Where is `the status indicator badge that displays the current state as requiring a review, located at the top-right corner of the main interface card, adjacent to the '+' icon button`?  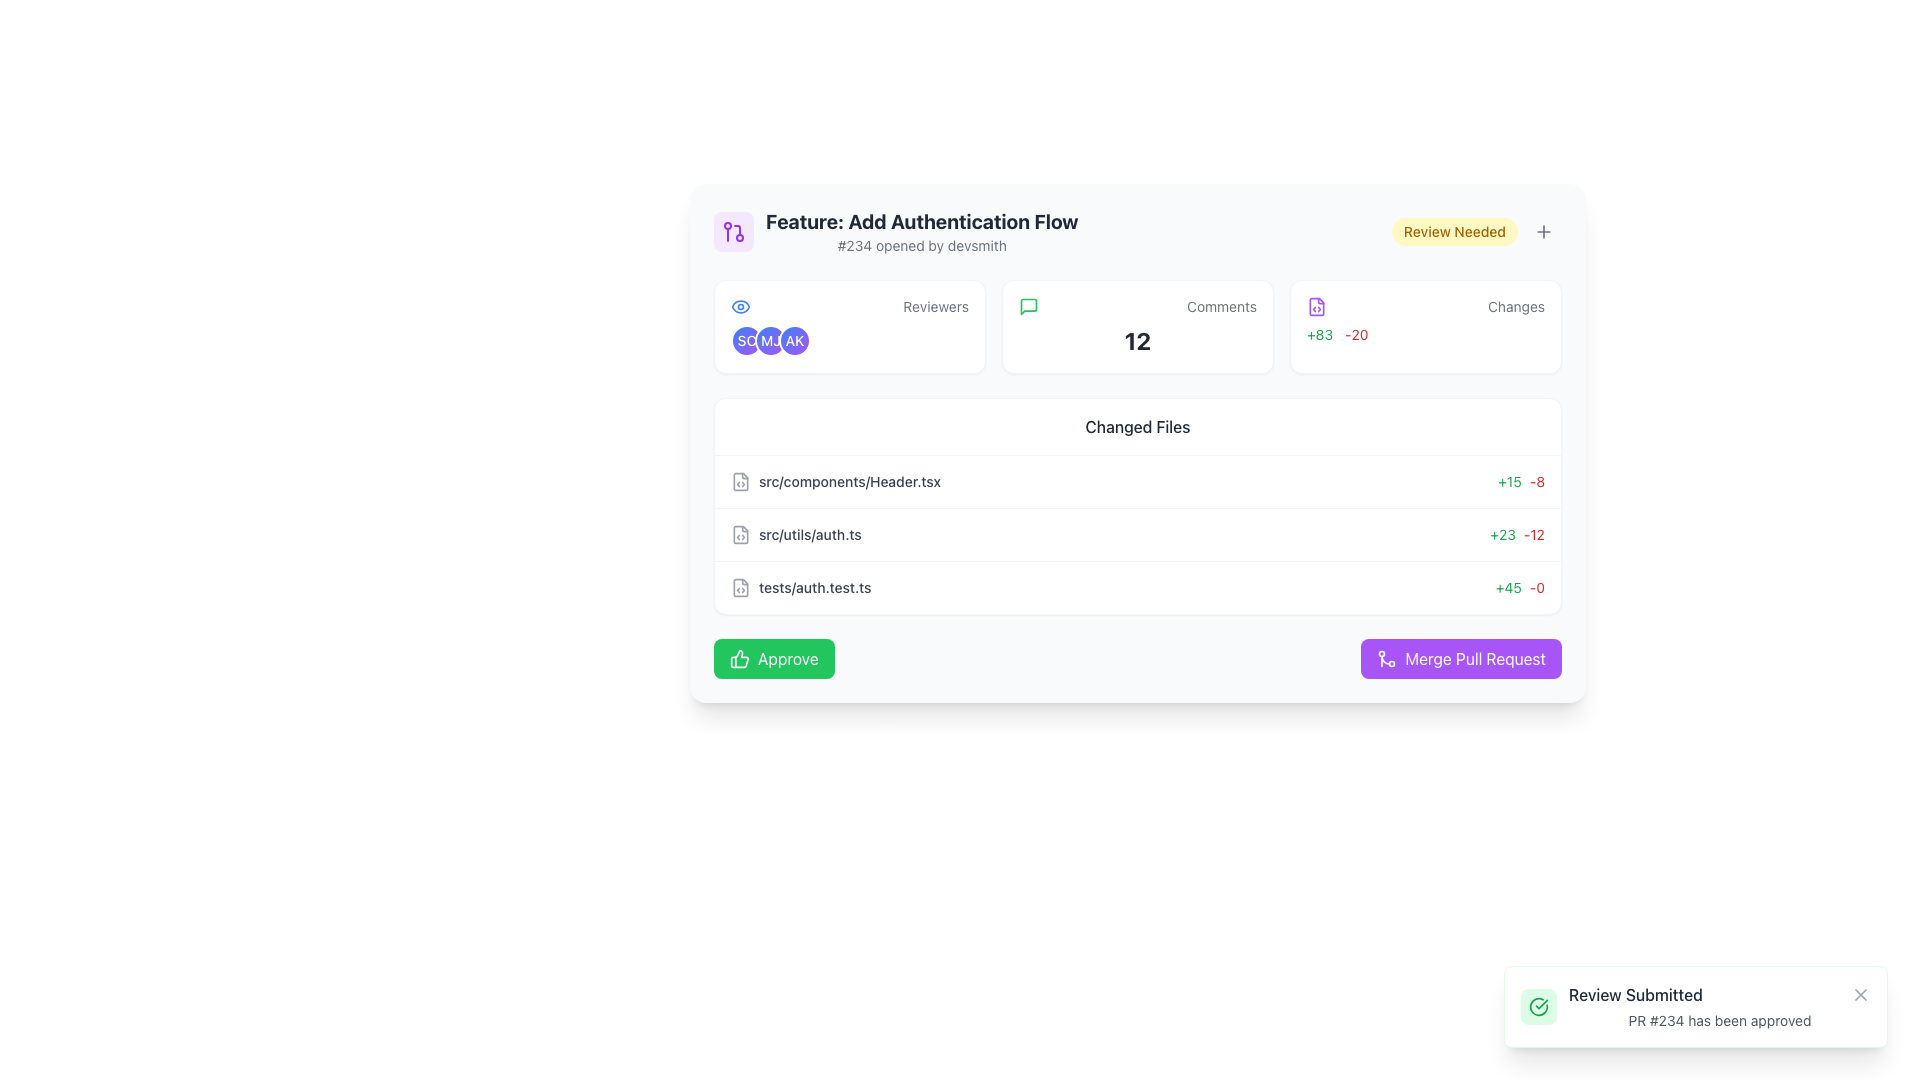 the status indicator badge that displays the current state as requiring a review, located at the top-right corner of the main interface card, adjacent to the '+' icon button is located at coordinates (1454, 230).